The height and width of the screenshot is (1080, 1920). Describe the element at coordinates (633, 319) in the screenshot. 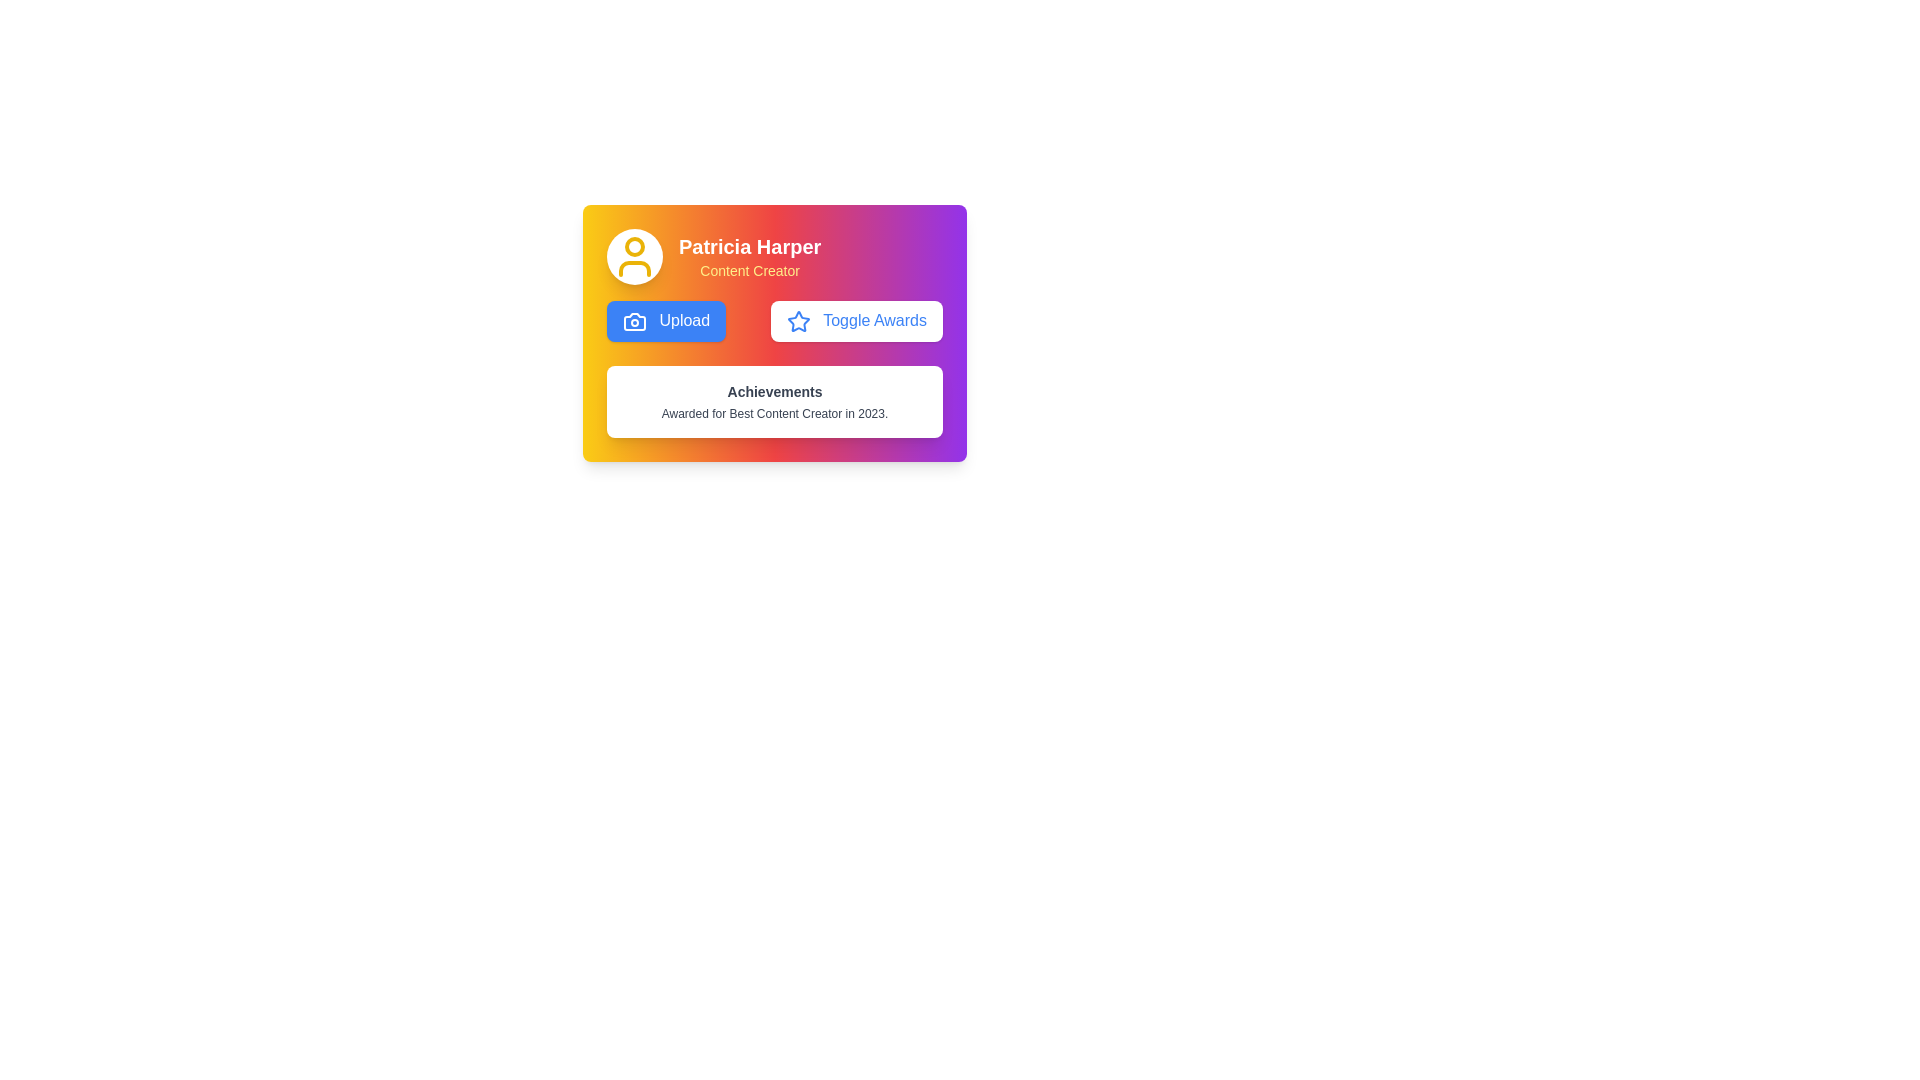

I see `the 'Upload' icon which is the left component of the 'Upload' button located below the profile information section of Patricia Harper` at that location.